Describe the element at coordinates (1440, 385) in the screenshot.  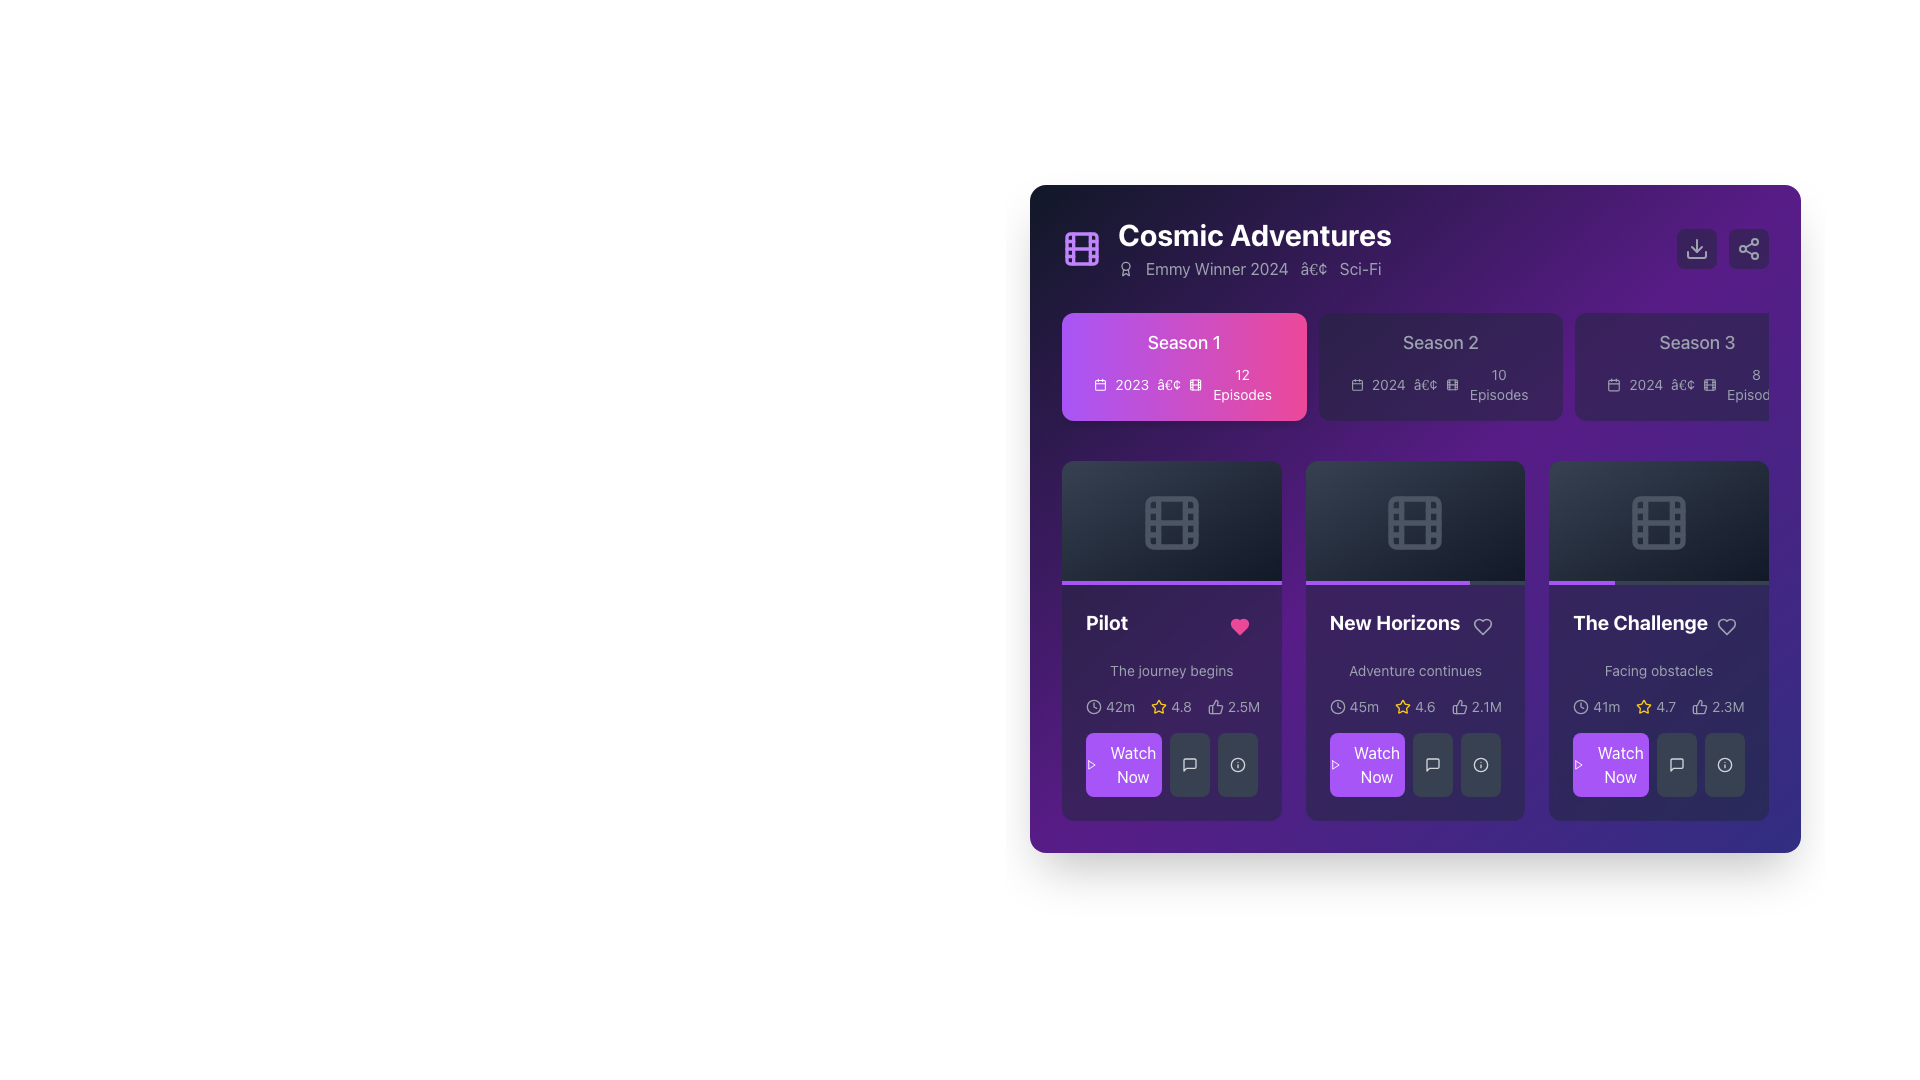
I see `the associated iconography of the text element summarizing the release year and episode count for 'Season 2' located below the title text in the season card` at that location.